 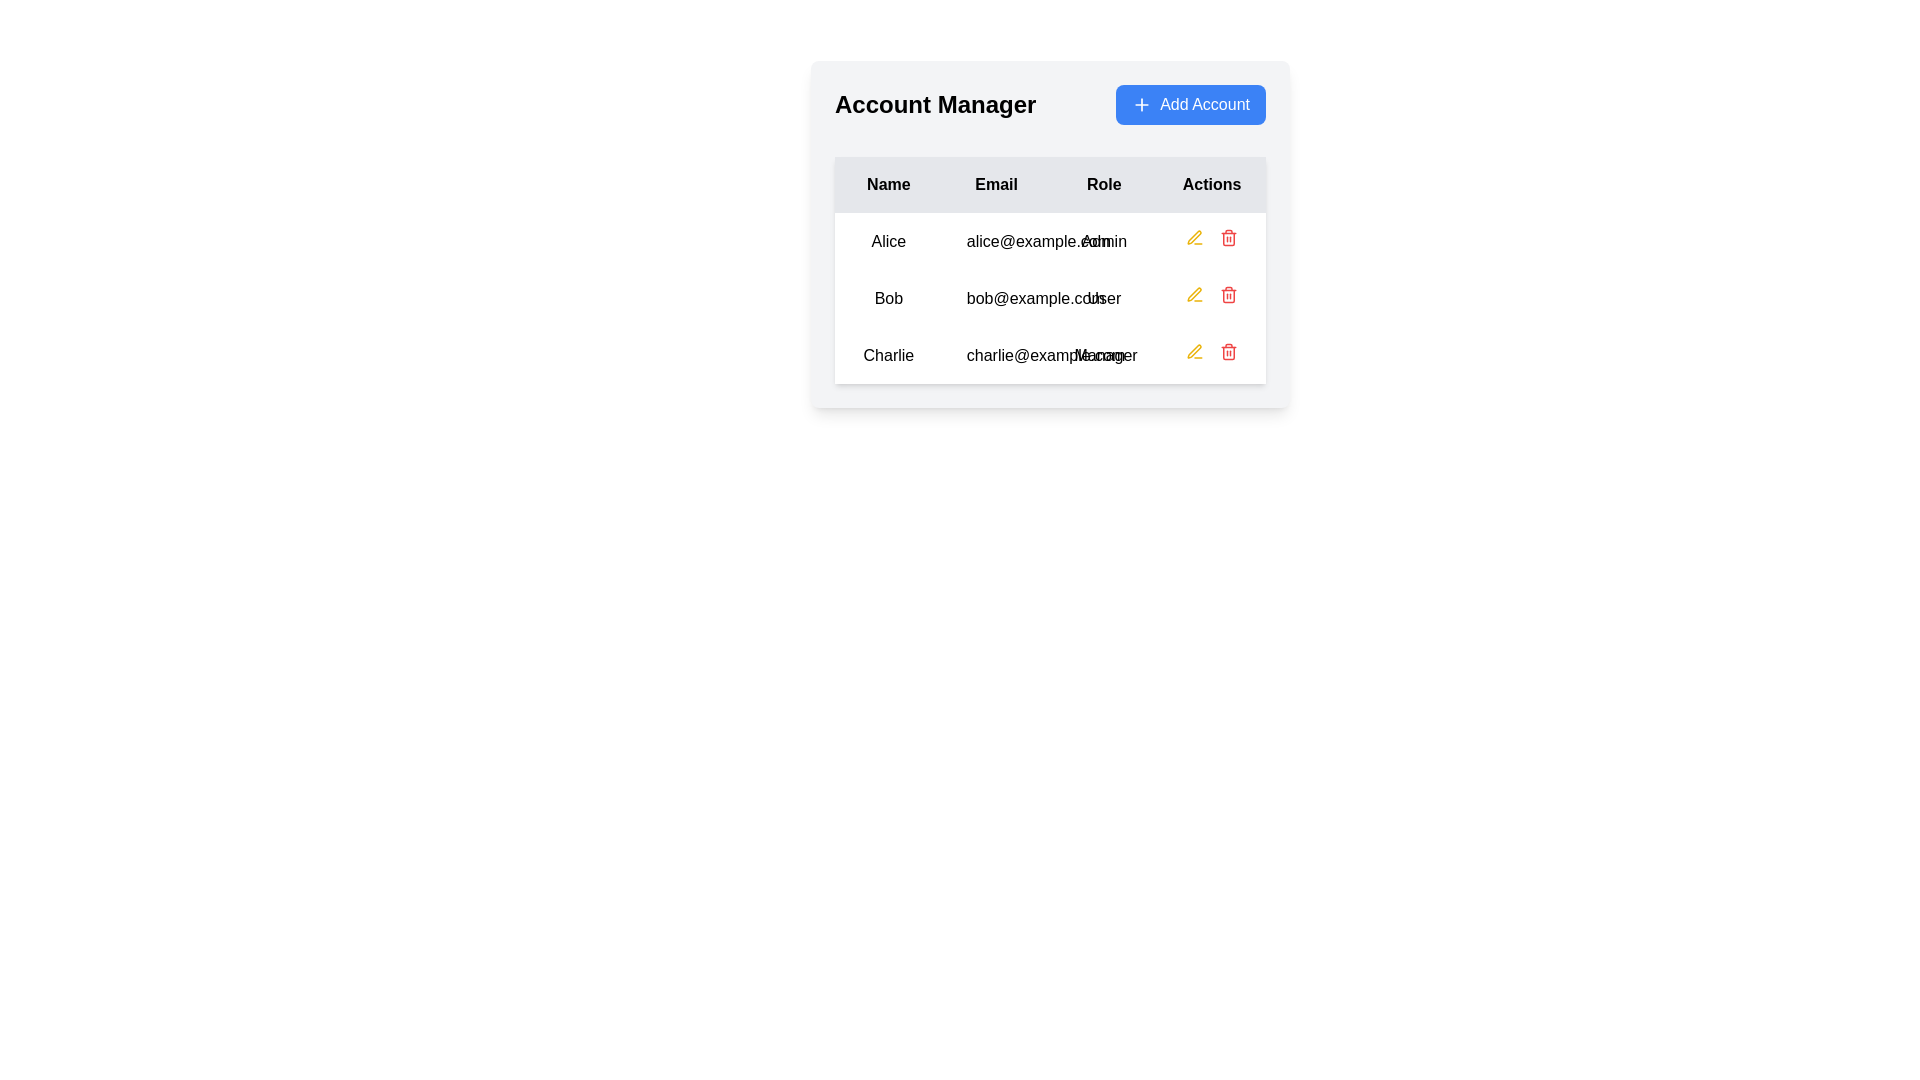 What do you see at coordinates (1049, 185) in the screenshot?
I see `the gray table header that contains bold text for the columns: 'Name', 'Email', 'Role', and 'Actions', located at the top row of the table` at bounding box center [1049, 185].